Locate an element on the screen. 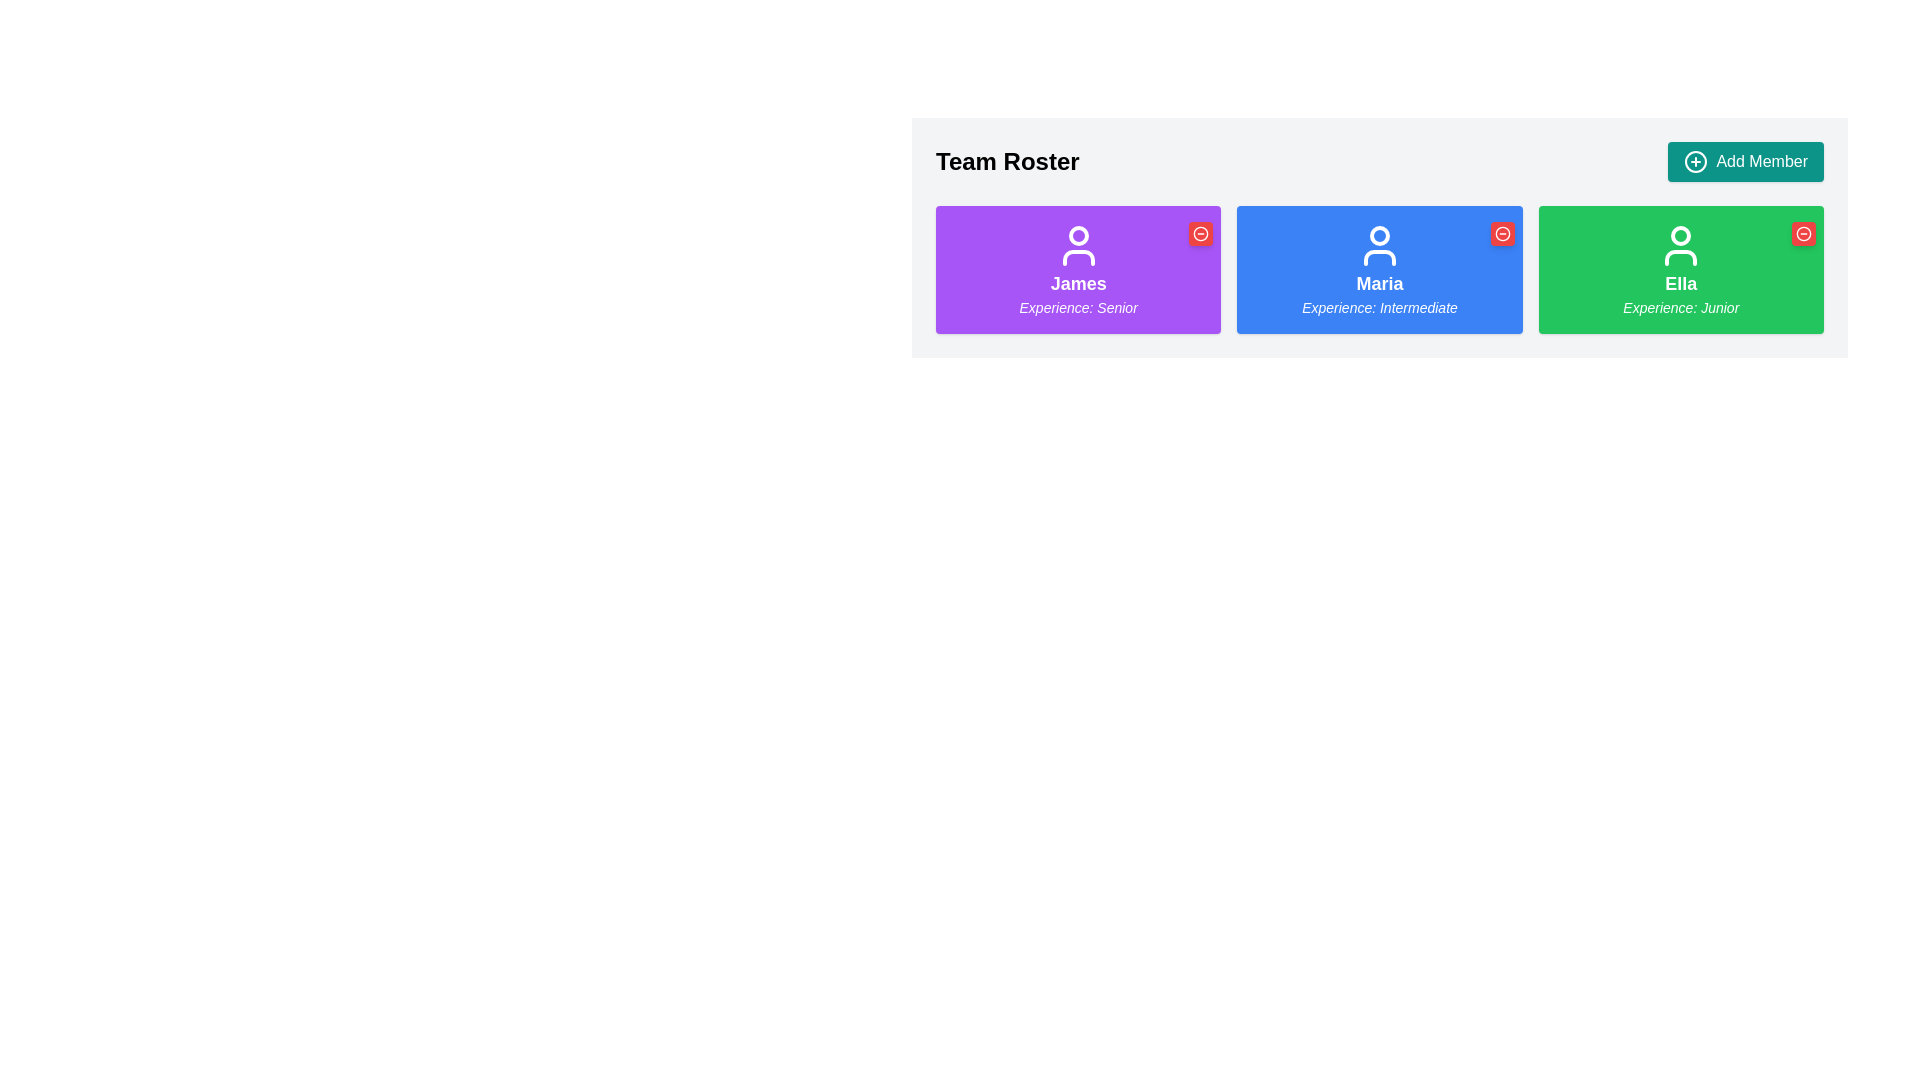 This screenshot has width=1920, height=1080. the red circular icon button with a minus sign at the top-right corner of the green card labeled 'Ella' is located at coordinates (1804, 233).